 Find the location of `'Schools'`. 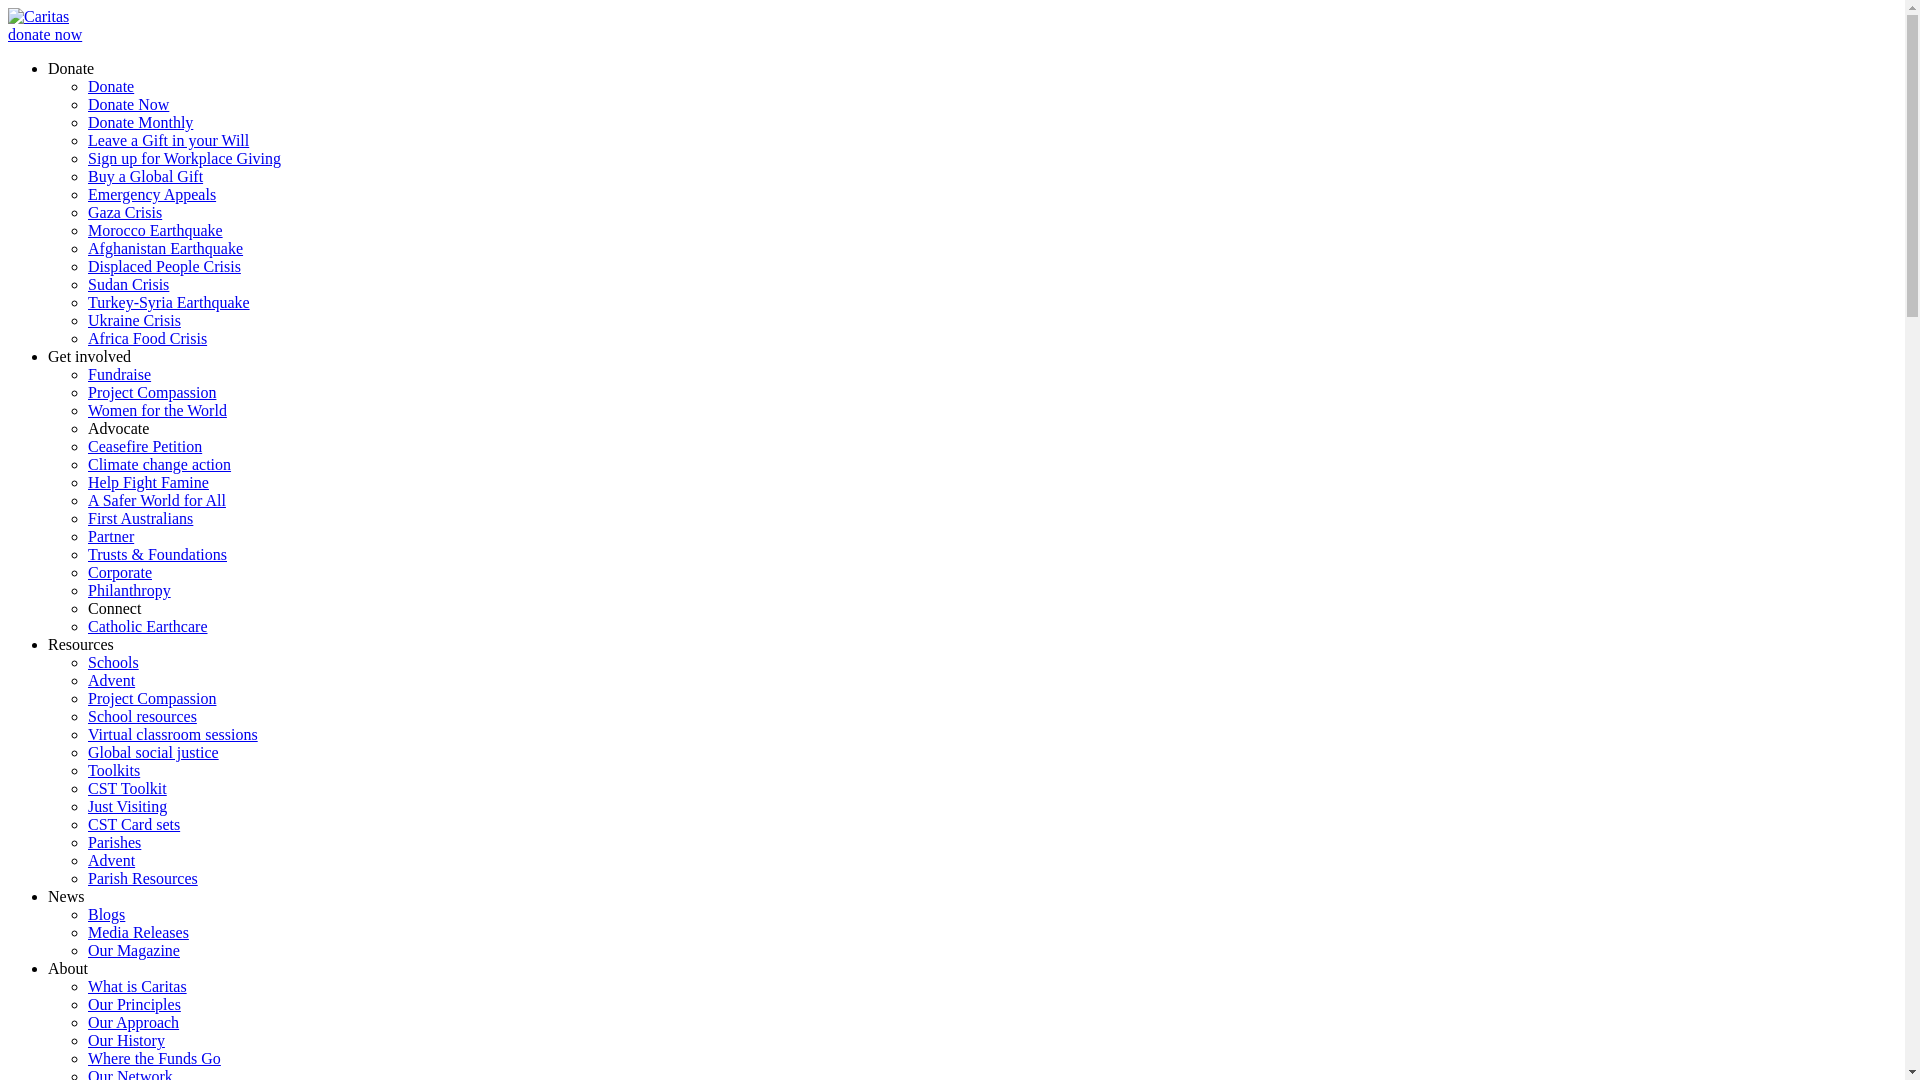

'Schools' is located at coordinates (112, 662).